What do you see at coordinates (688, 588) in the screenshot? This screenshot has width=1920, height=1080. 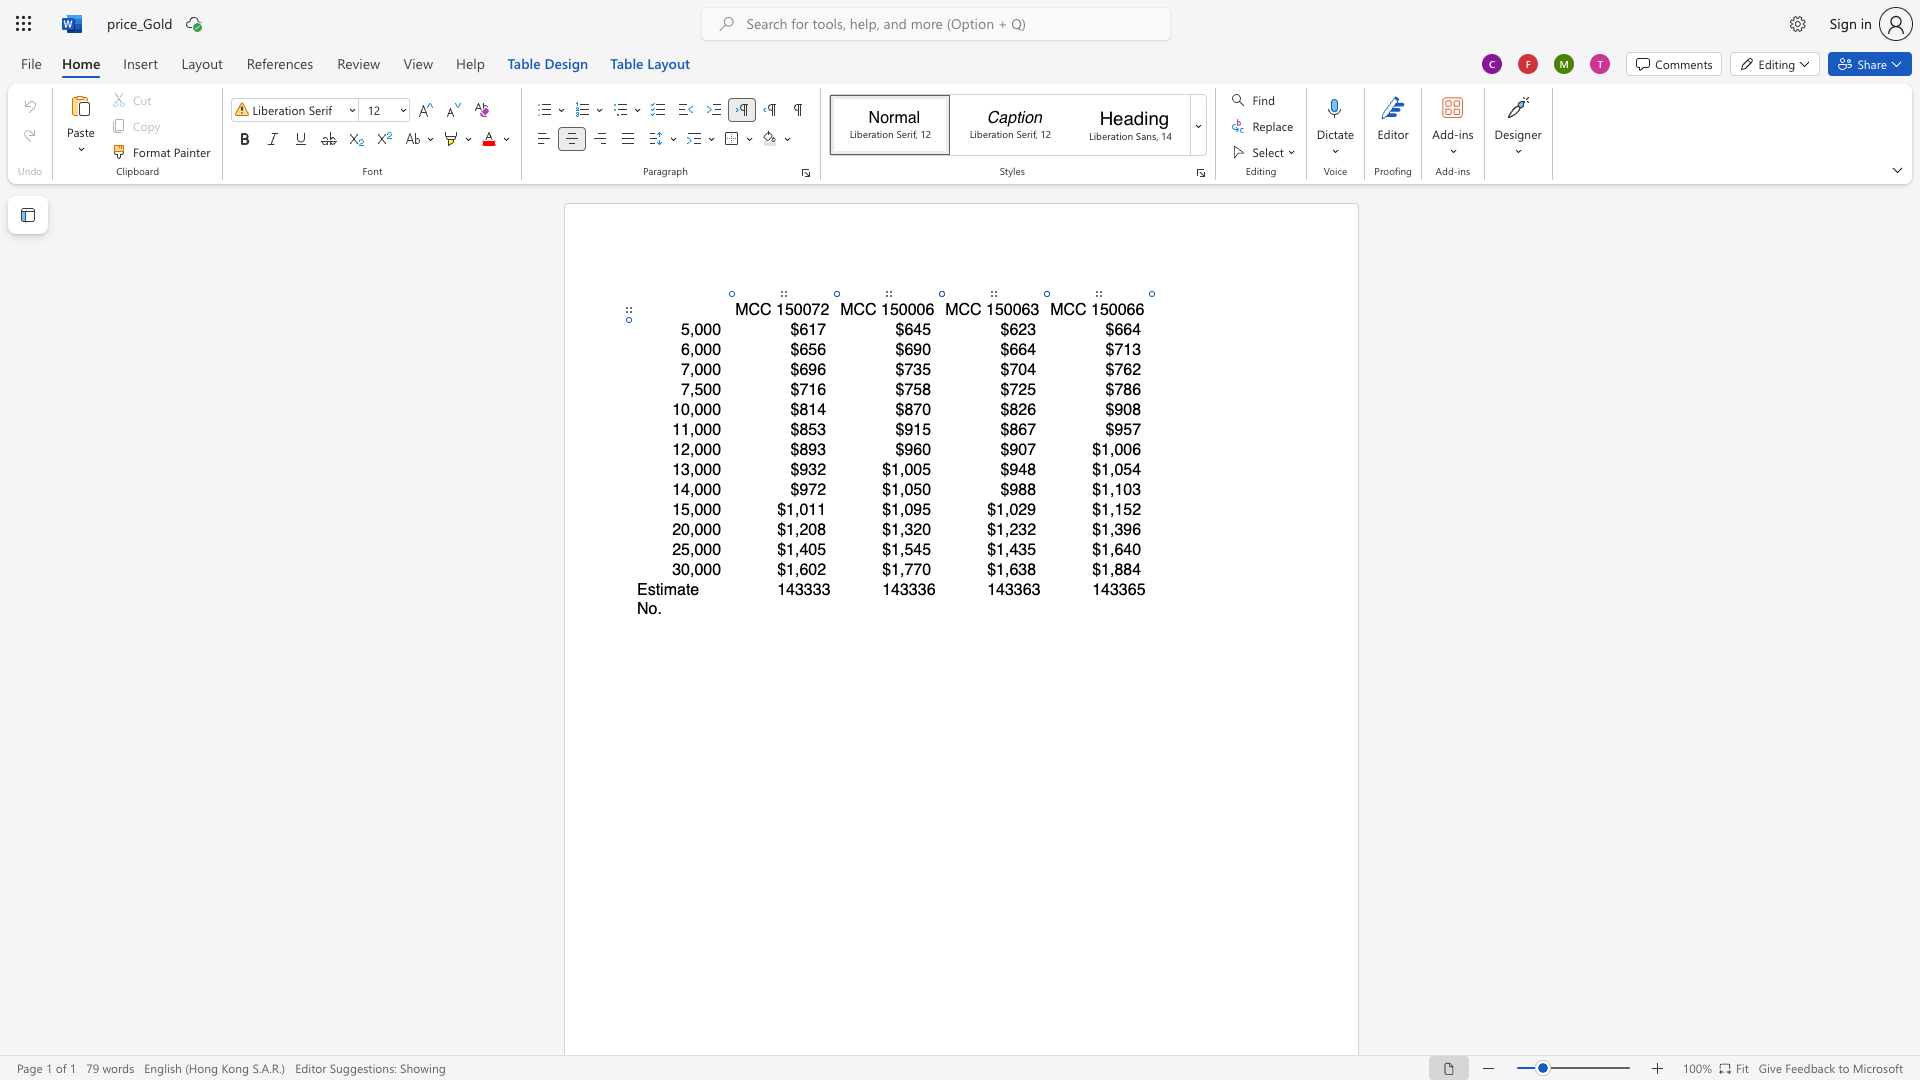 I see `the 2th character "t" in the text` at bounding box center [688, 588].